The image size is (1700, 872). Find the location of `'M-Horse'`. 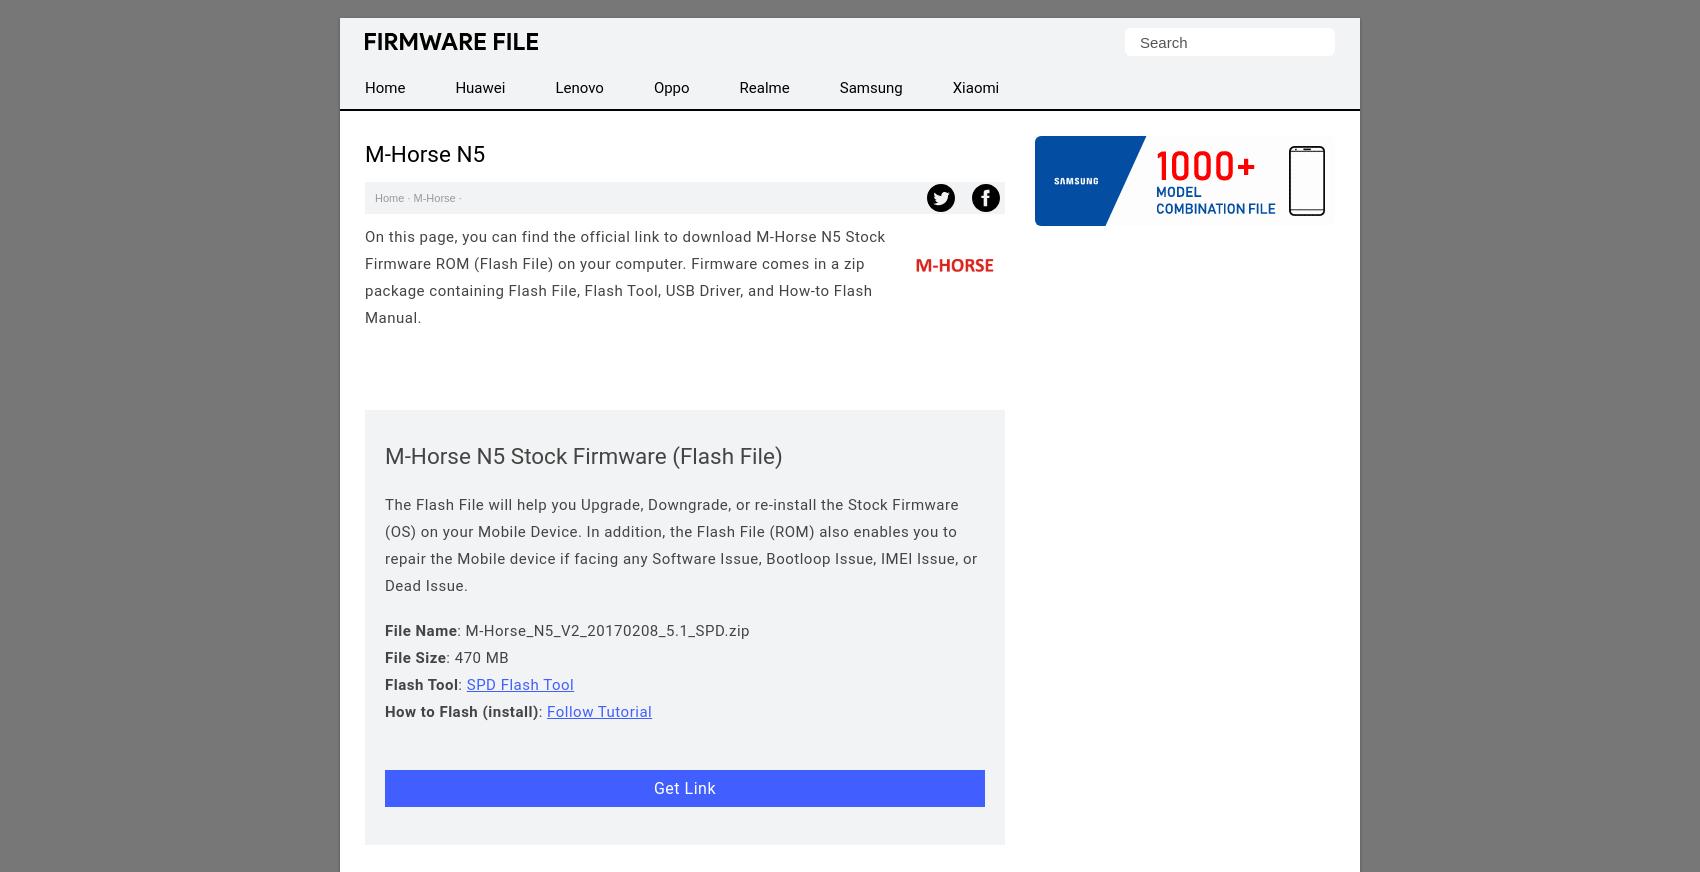

'M-Horse' is located at coordinates (434, 198).